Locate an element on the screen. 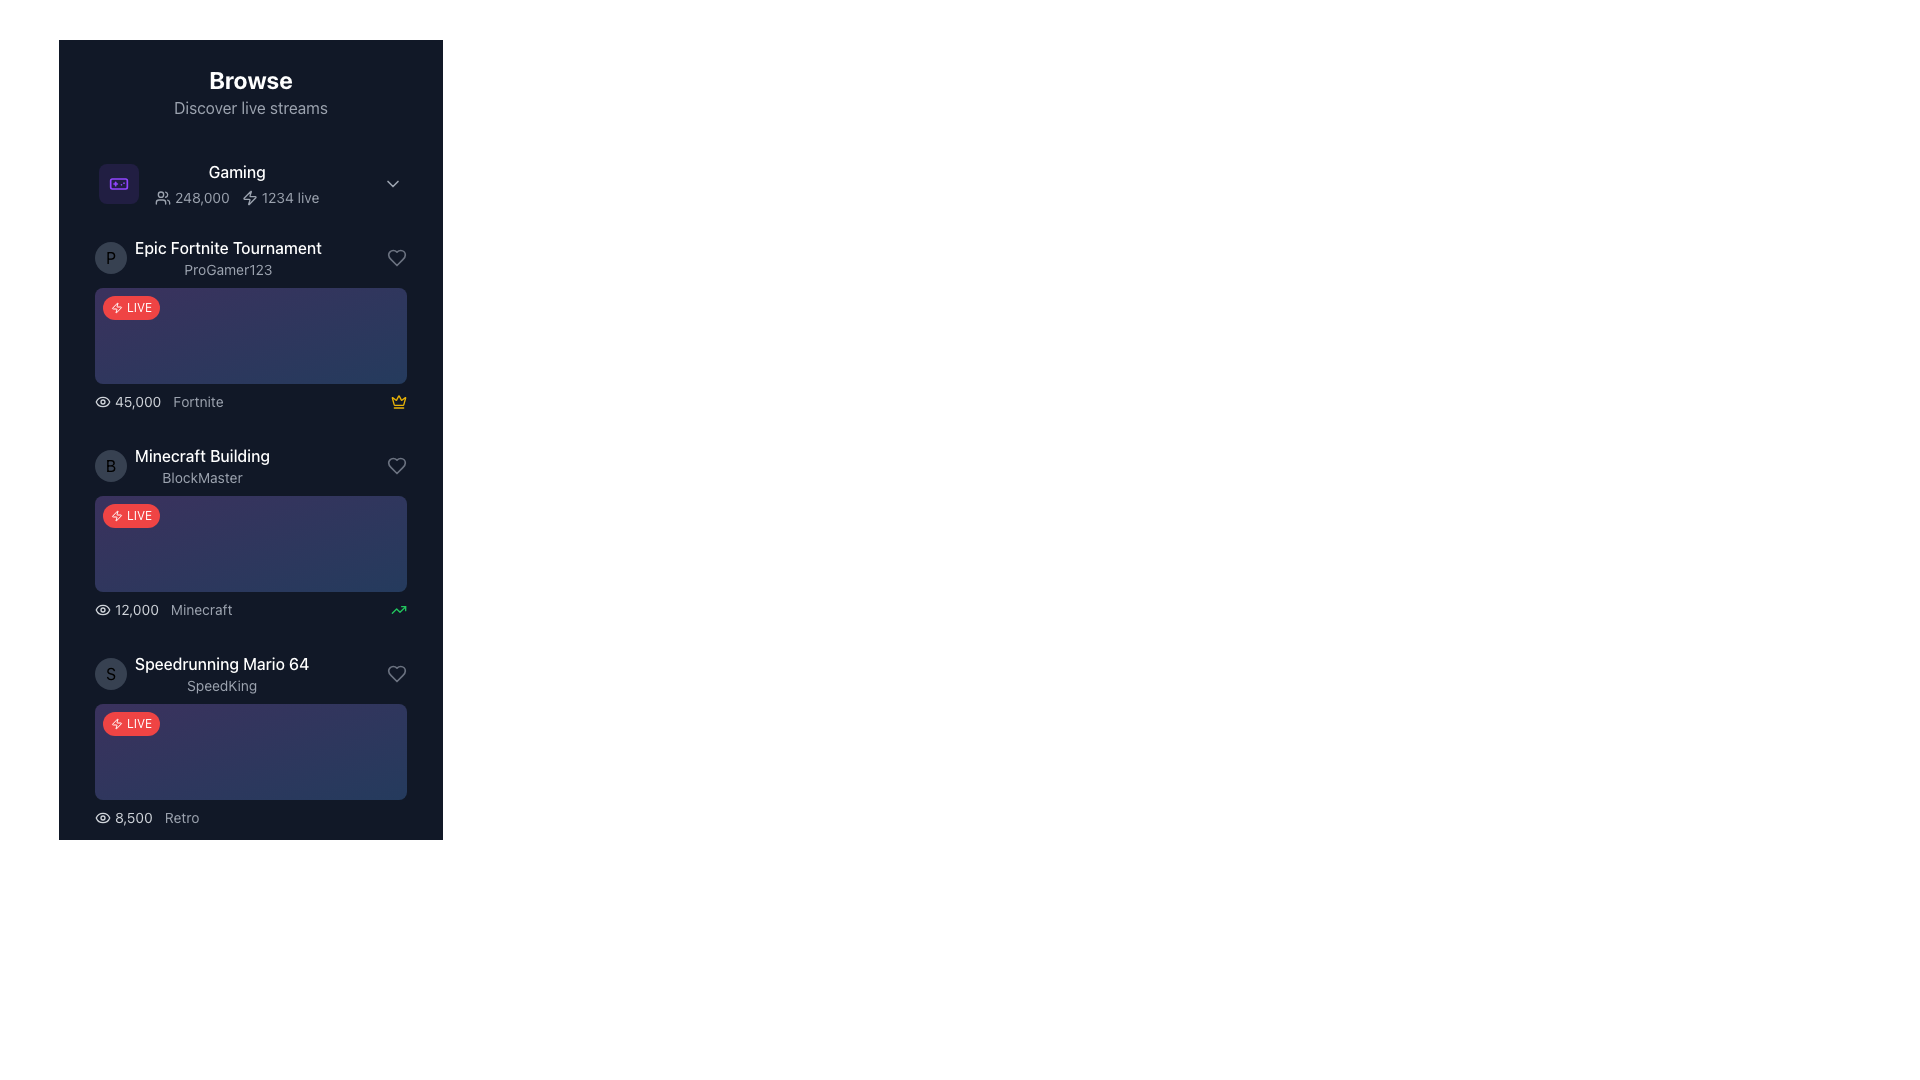 The width and height of the screenshot is (1920, 1080). the heart-shaped interactive icon located to the far right of the row for 'Epic Fortnite Tournament' and 'ProGamer123' is located at coordinates (397, 257).